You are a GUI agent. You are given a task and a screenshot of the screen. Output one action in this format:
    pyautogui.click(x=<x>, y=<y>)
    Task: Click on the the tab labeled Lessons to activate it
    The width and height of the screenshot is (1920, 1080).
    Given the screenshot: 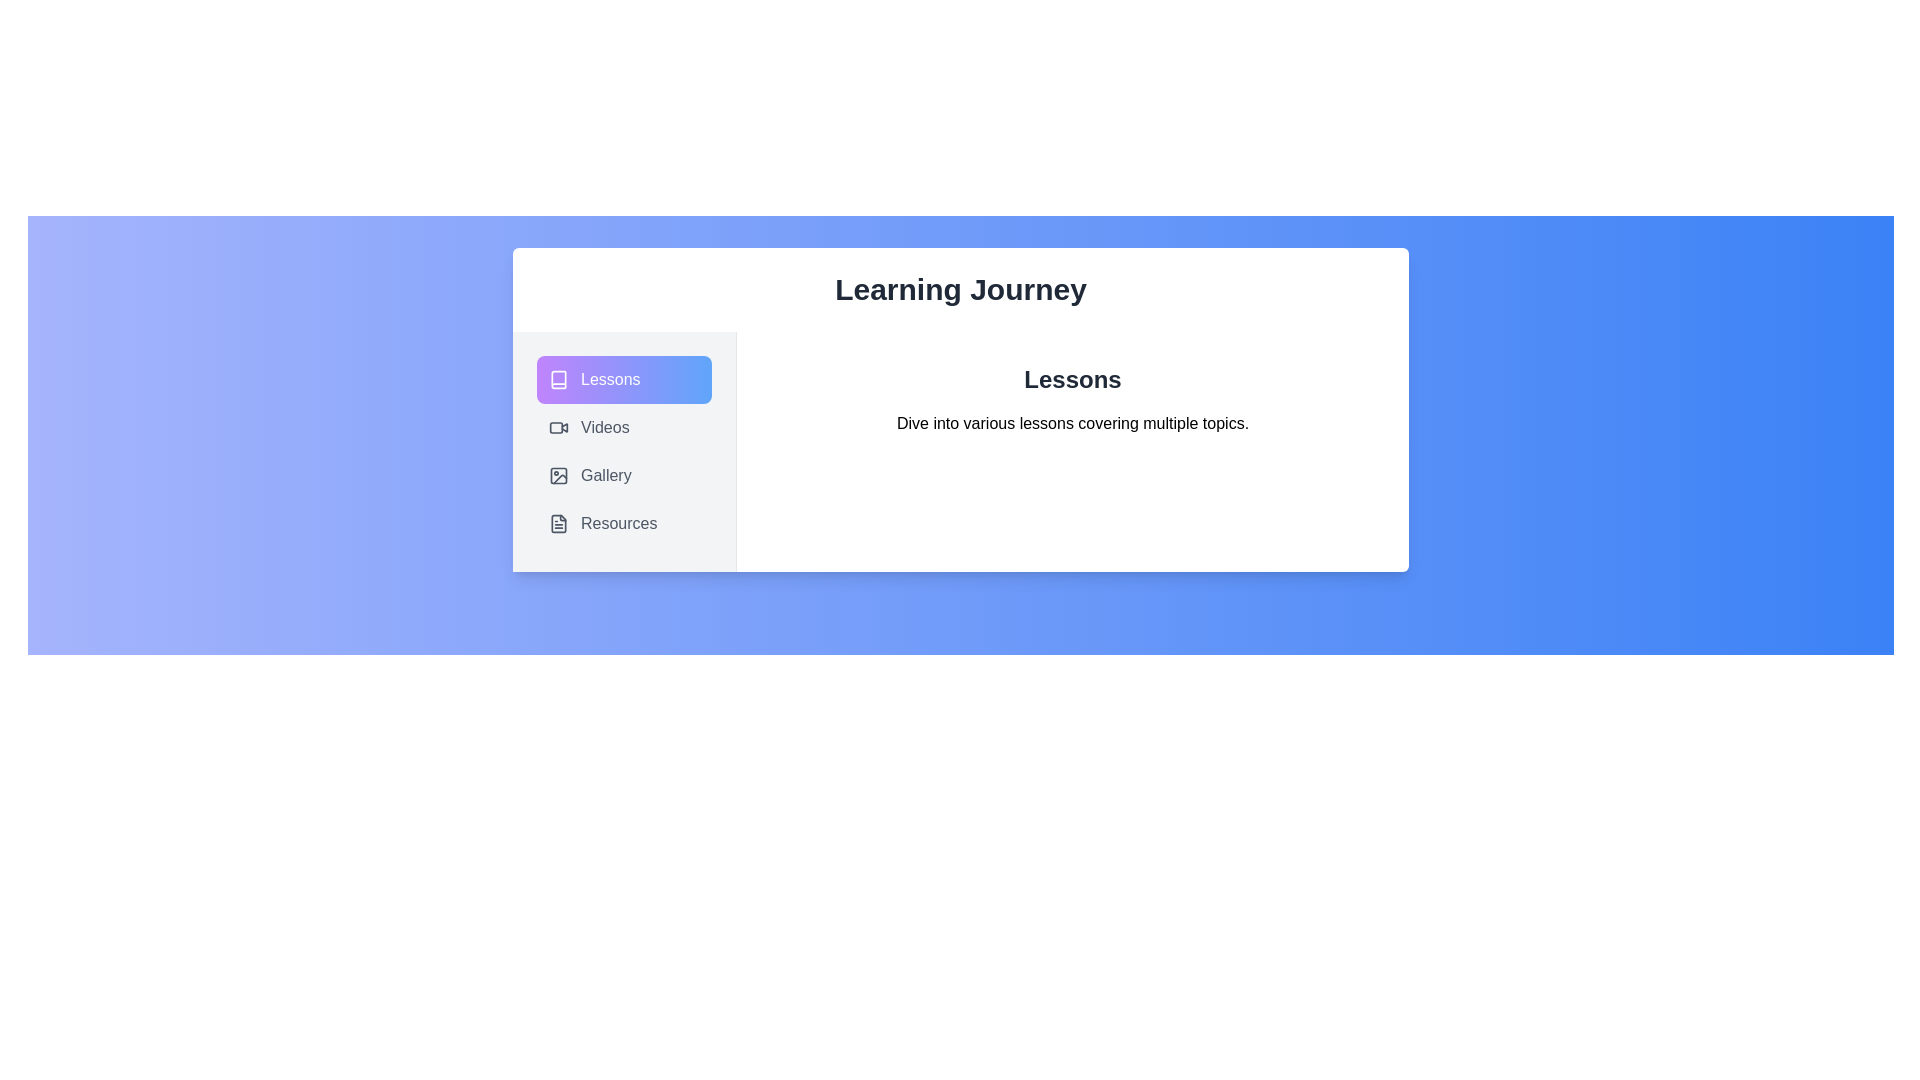 What is the action you would take?
    pyautogui.click(x=623, y=380)
    